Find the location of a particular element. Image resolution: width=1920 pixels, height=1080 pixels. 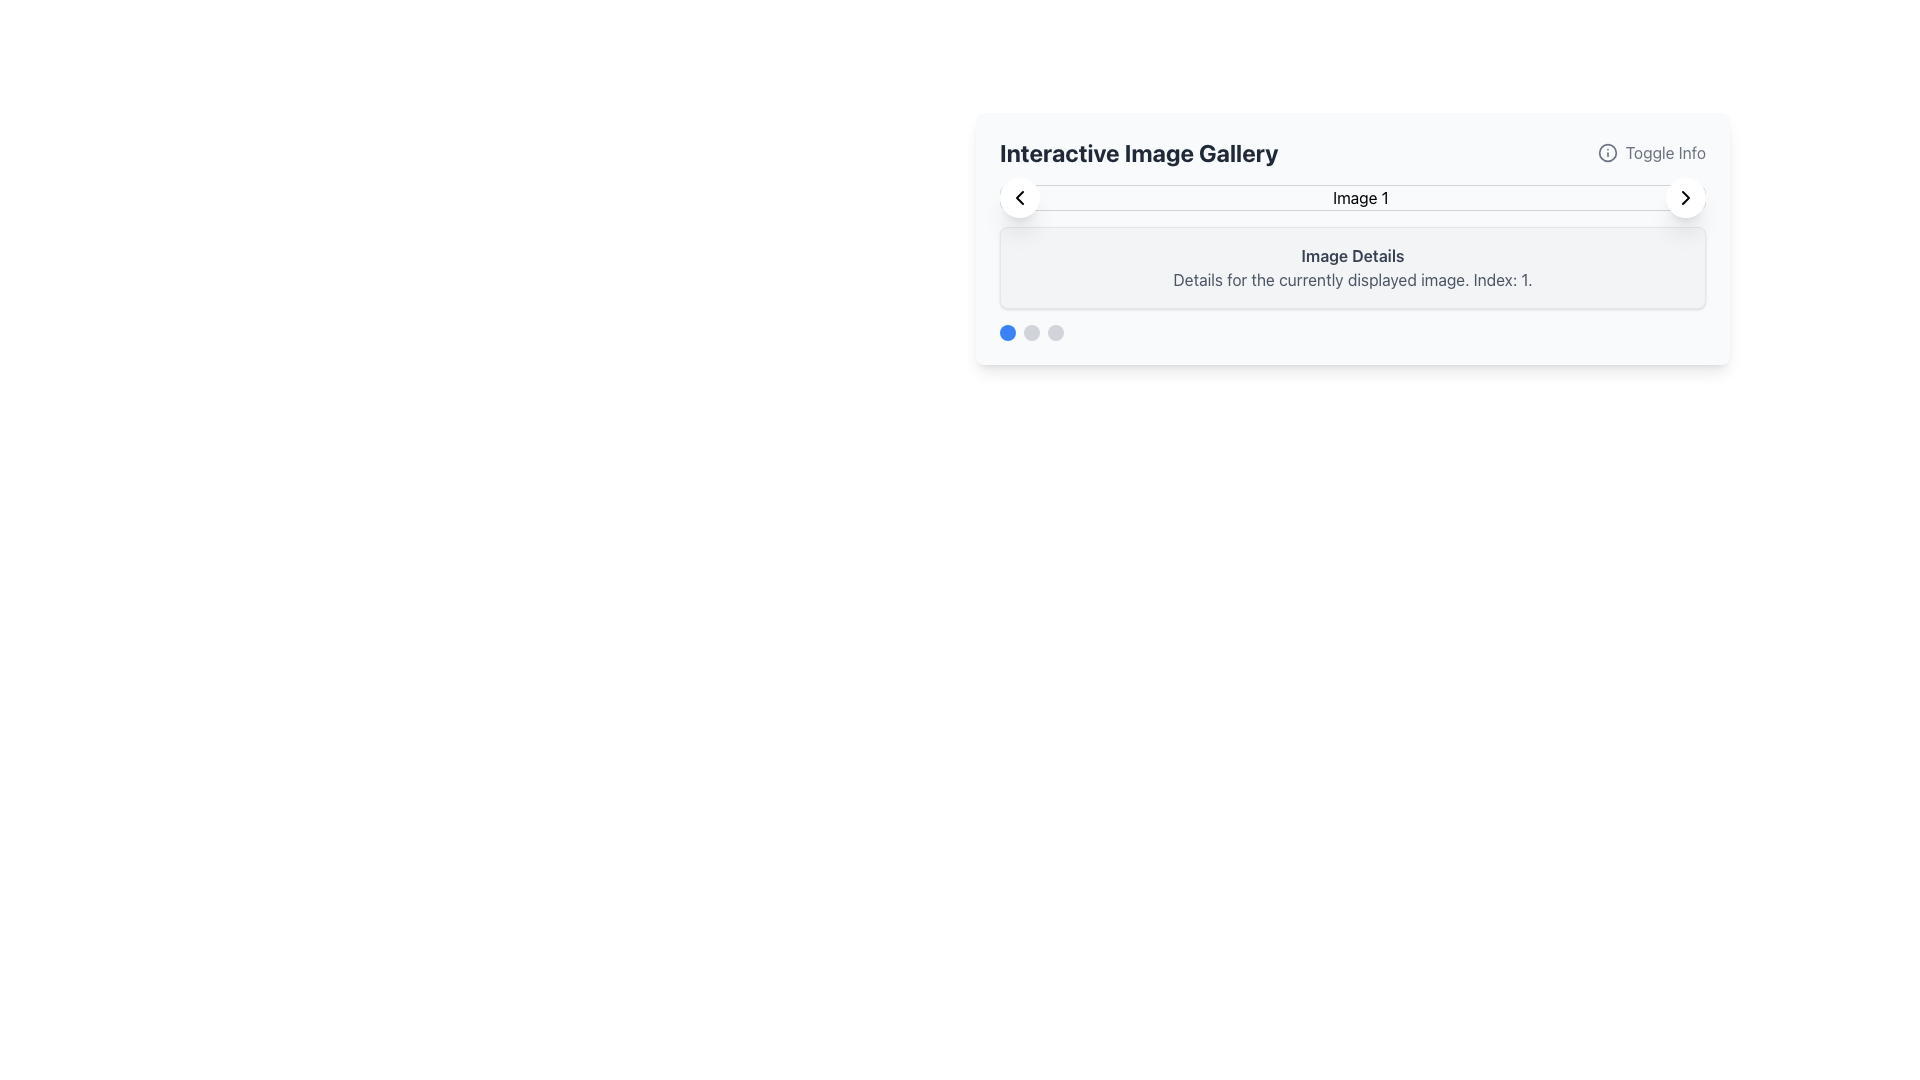

the Text Label that serves as a title or heading, located centrally at the top of the content card, to the left of the 'Toggle Info' button is located at coordinates (1139, 152).